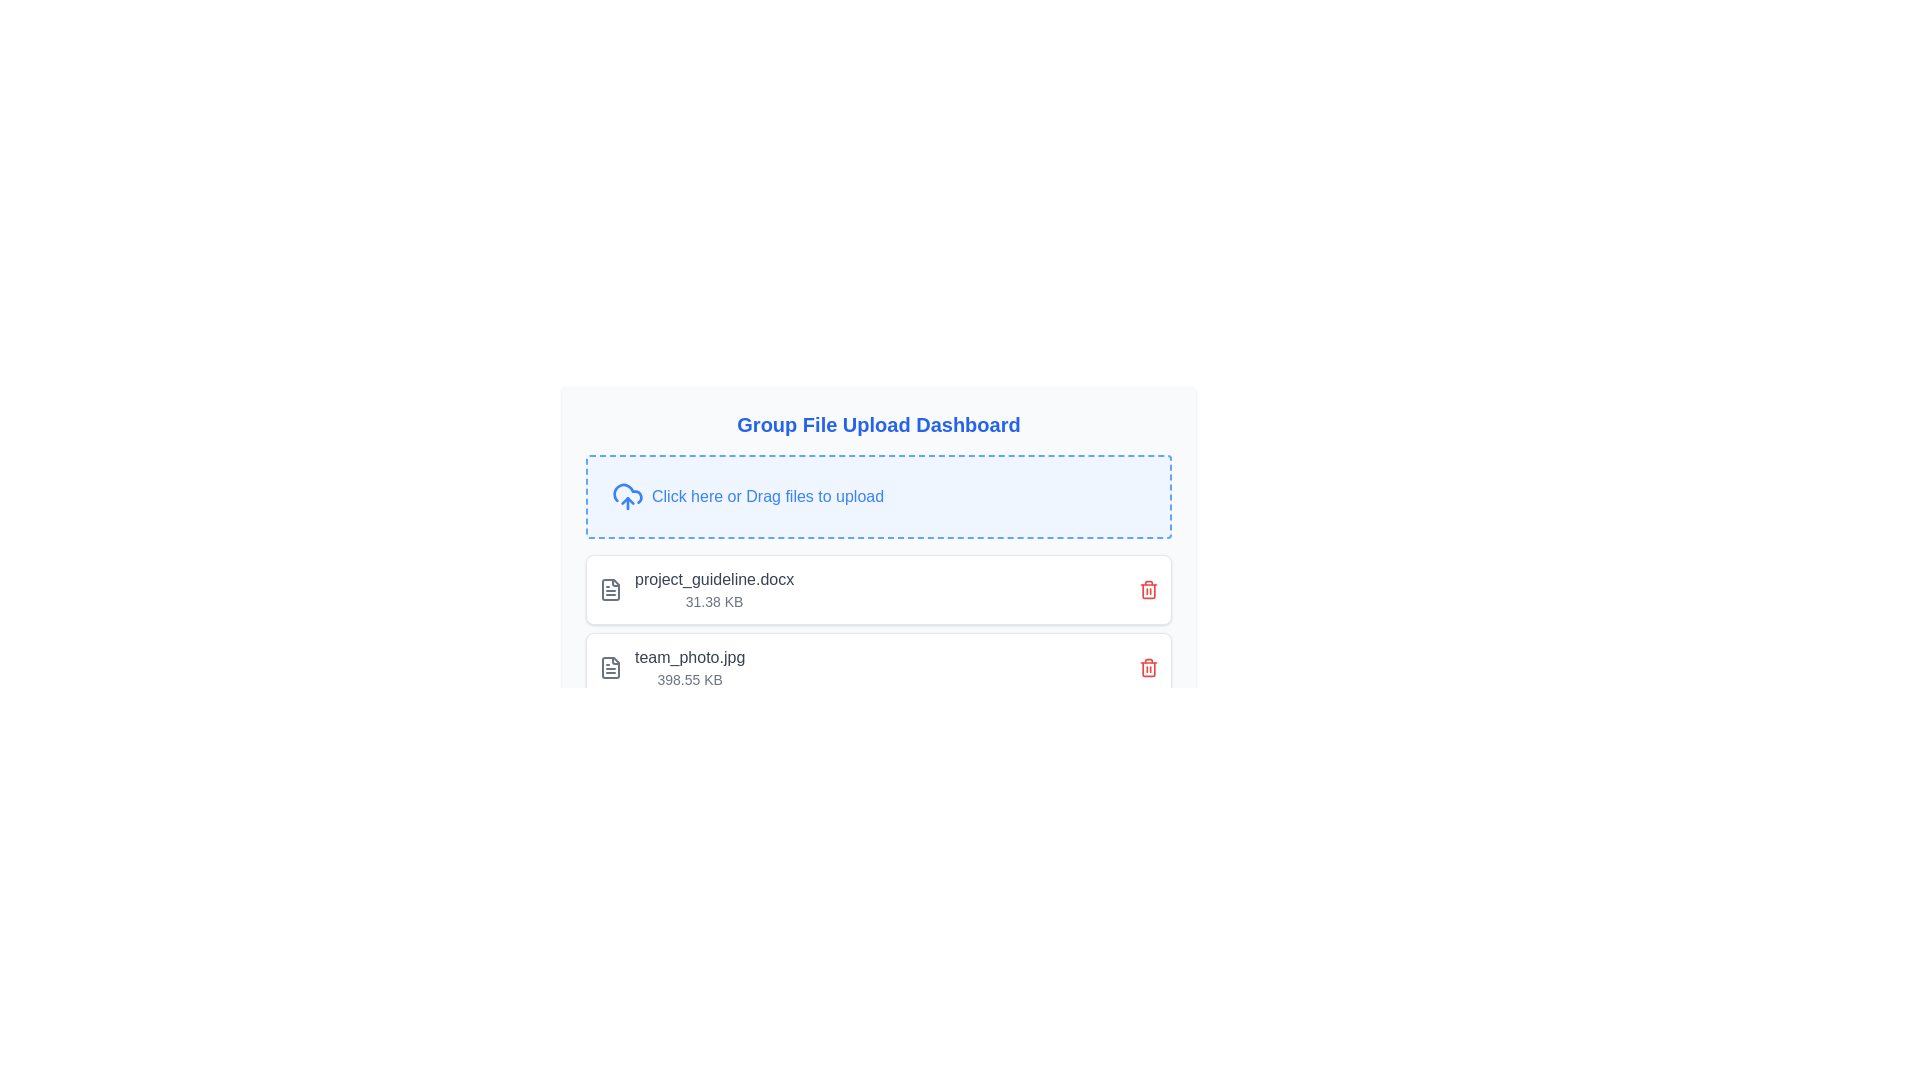 This screenshot has width=1920, height=1080. I want to click on details about a file in the File list display section located within the Group File Upload Dashboard, so click(878, 627).